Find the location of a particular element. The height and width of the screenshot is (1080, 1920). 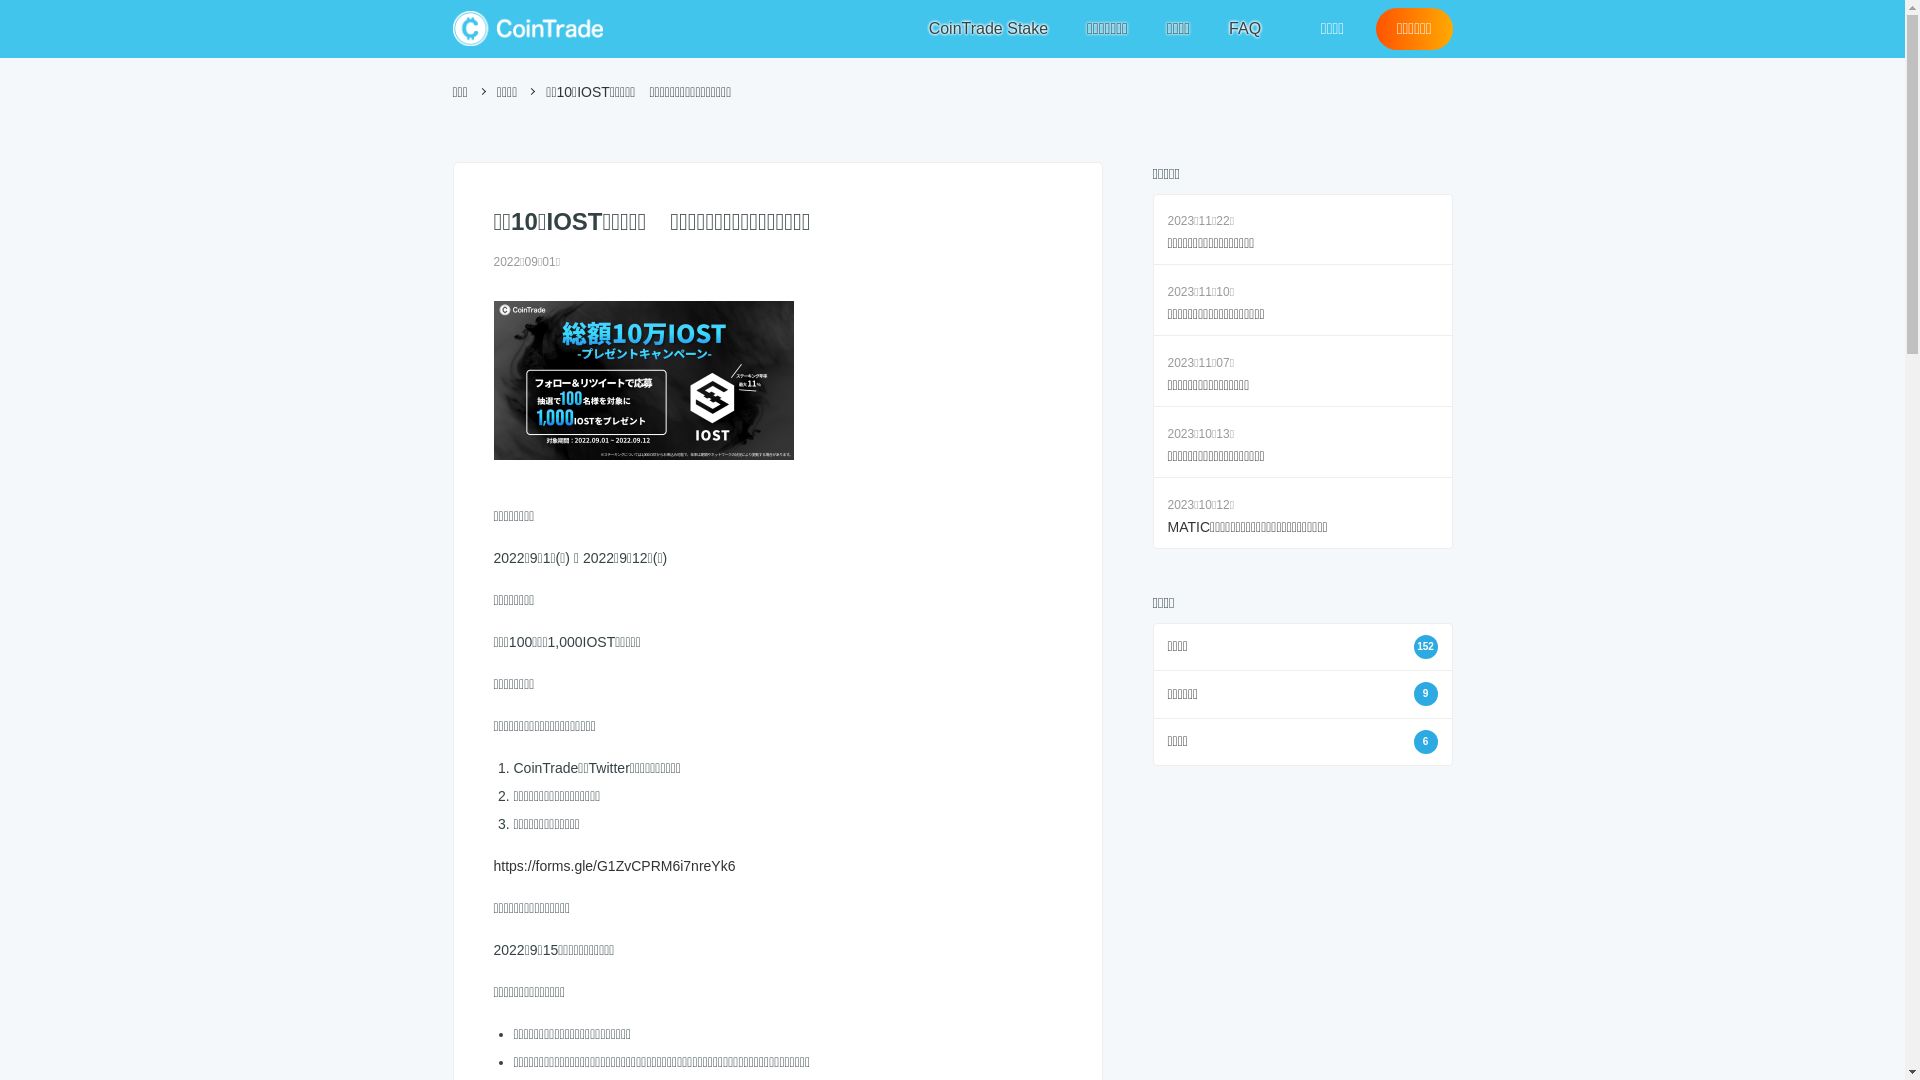

'CoinTrade Stake' is located at coordinates (988, 29).